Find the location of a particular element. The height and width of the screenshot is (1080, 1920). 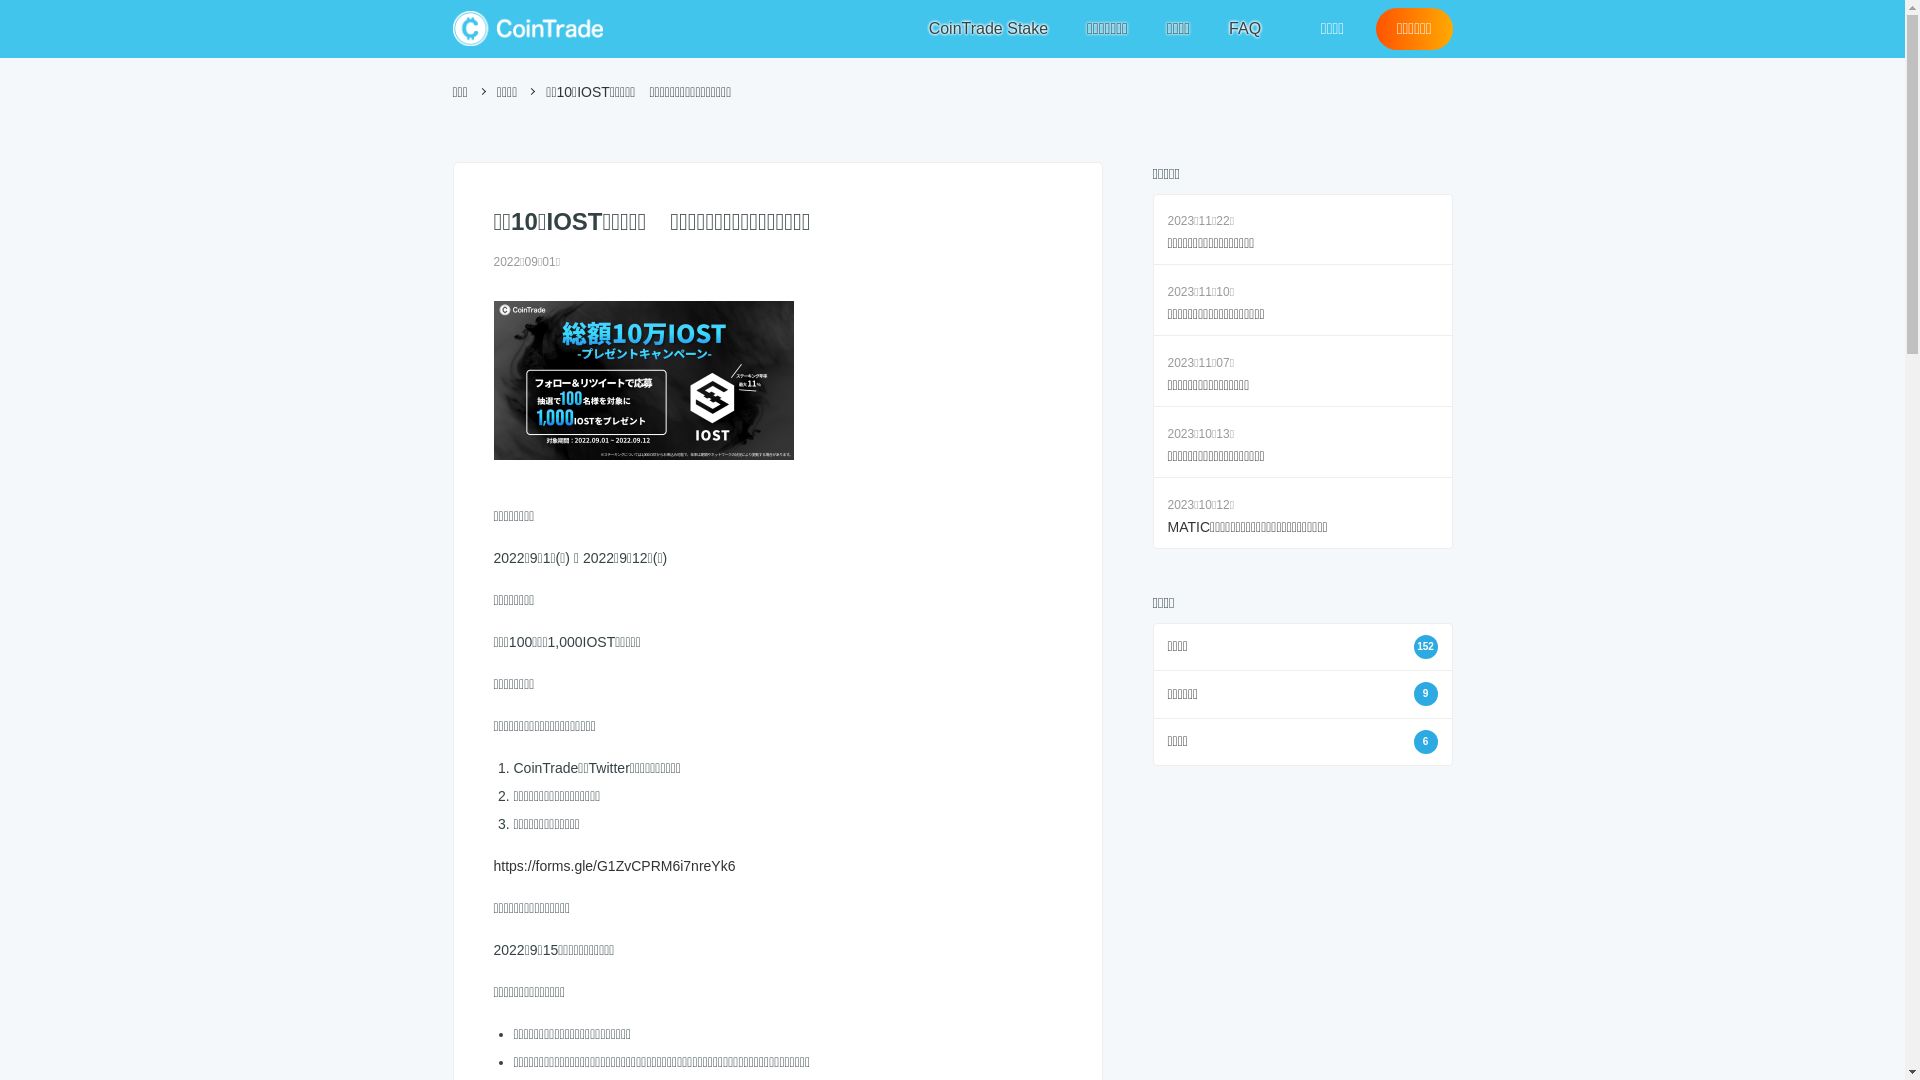

'CoinTrade Stake' is located at coordinates (988, 29).